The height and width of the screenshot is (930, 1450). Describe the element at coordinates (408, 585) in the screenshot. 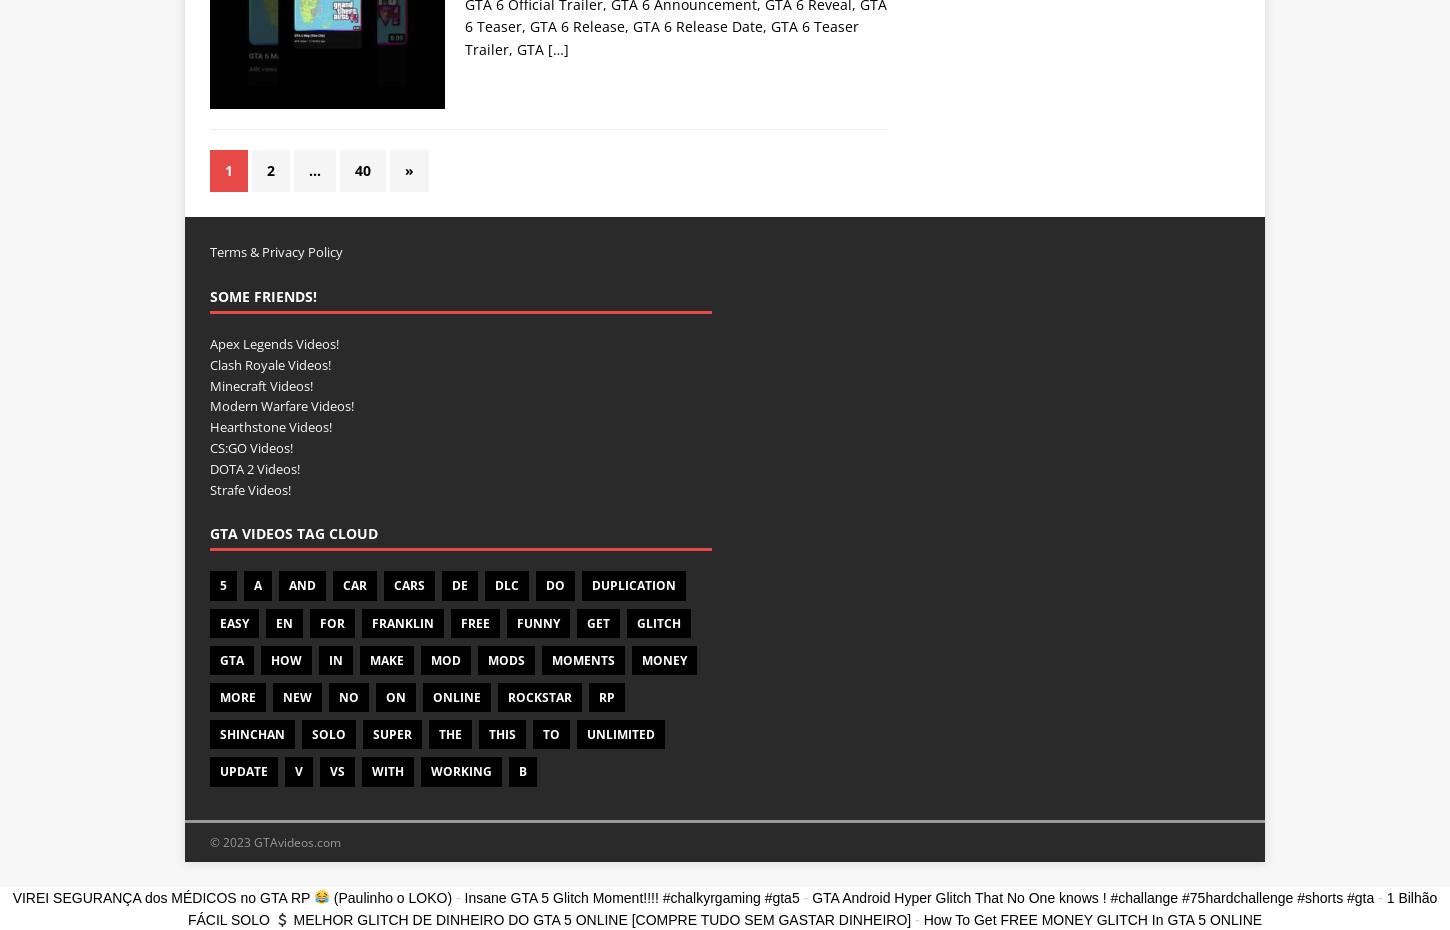

I see `'CARS'` at that location.